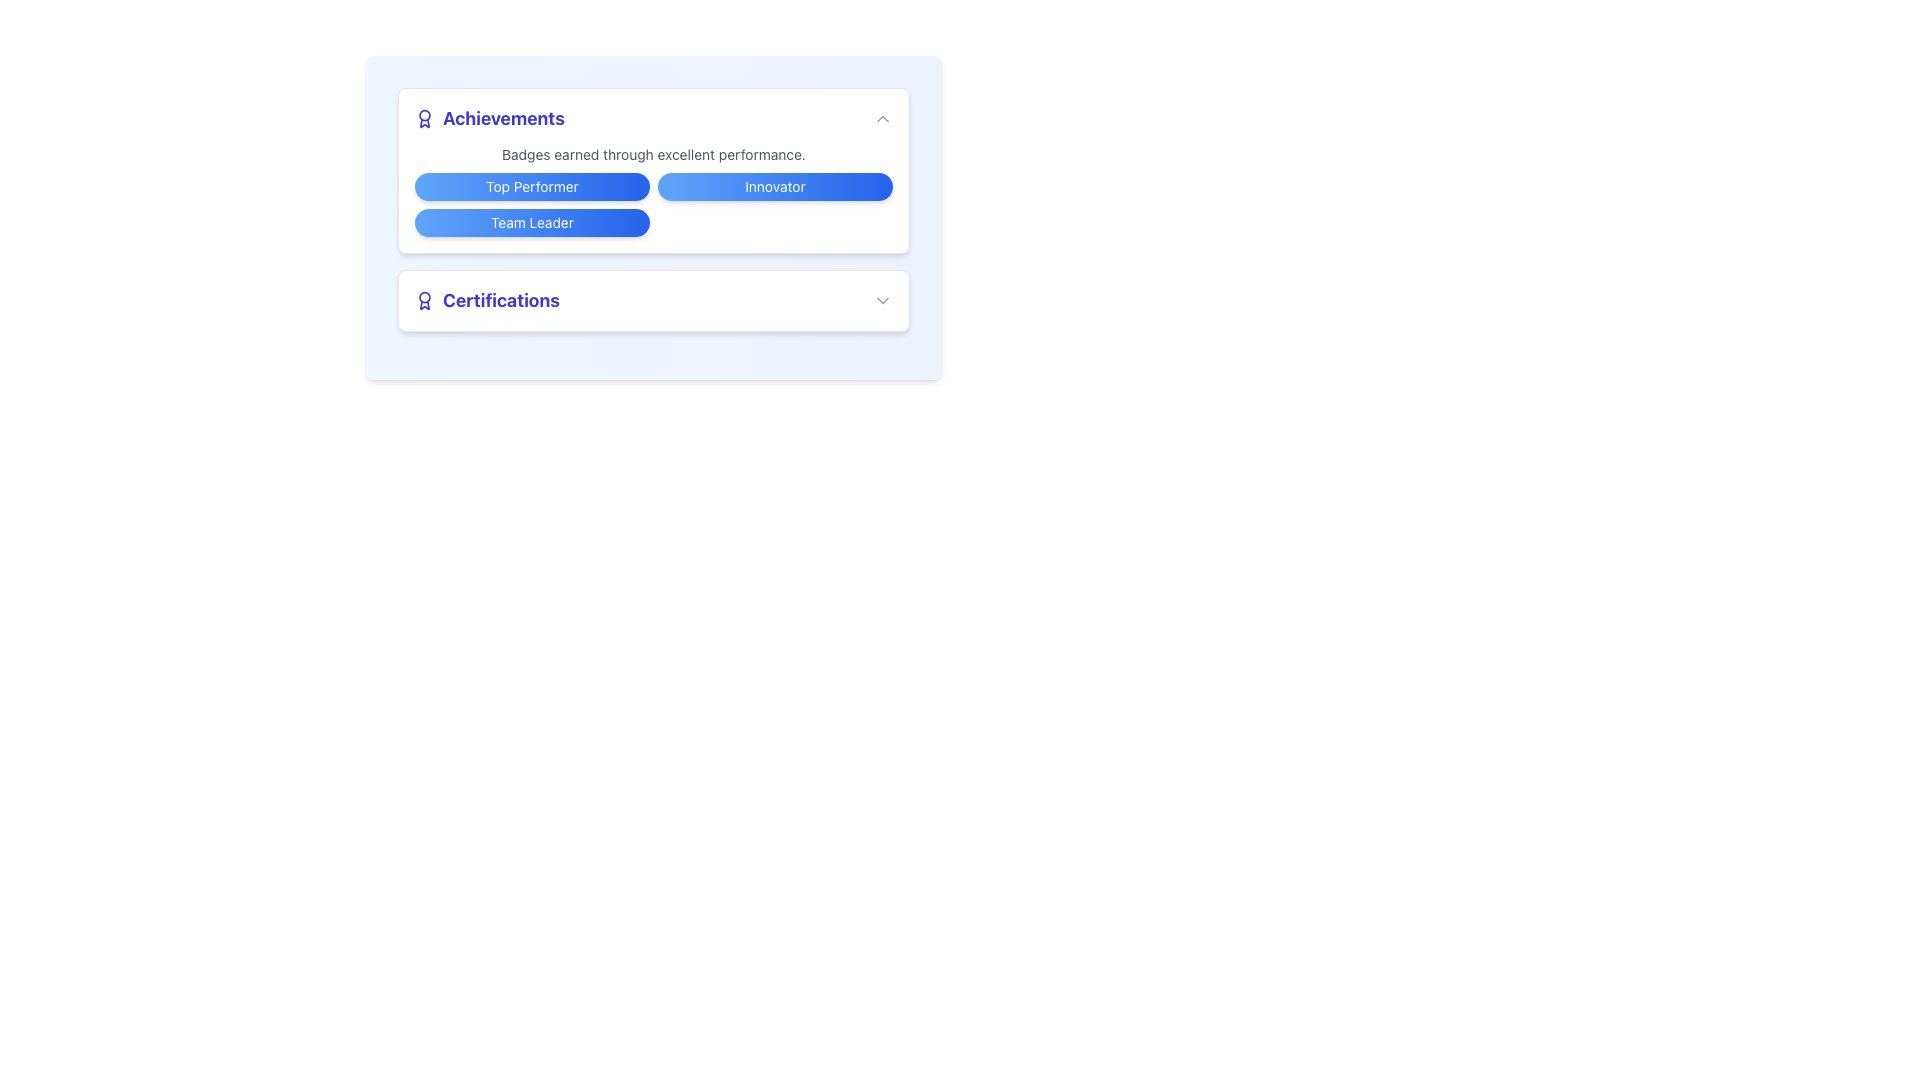  I want to click on the text label that reads 'Badges earned through excellent performance.' which is styled in gray and positioned at the top of the 'Achievements' section, so click(653, 153).